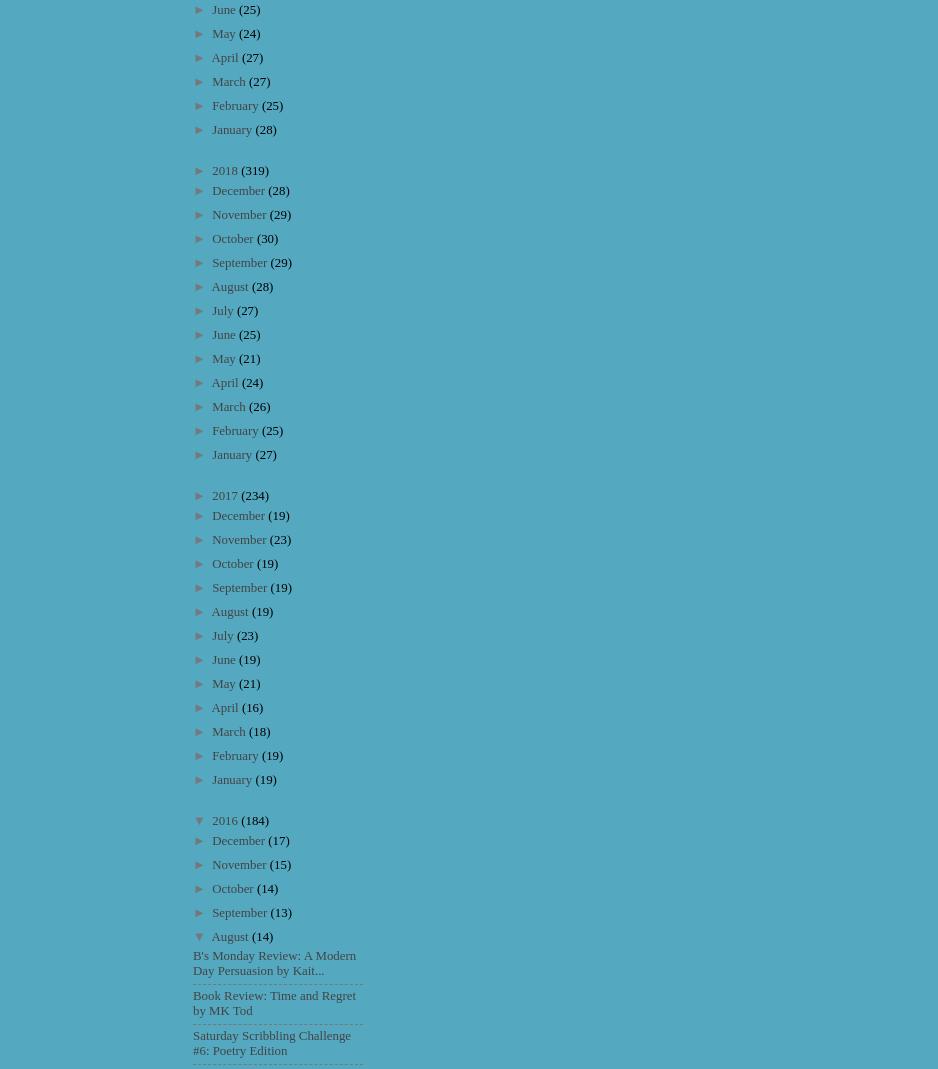 This screenshot has width=938, height=1069. What do you see at coordinates (226, 495) in the screenshot?
I see `'2017'` at bounding box center [226, 495].